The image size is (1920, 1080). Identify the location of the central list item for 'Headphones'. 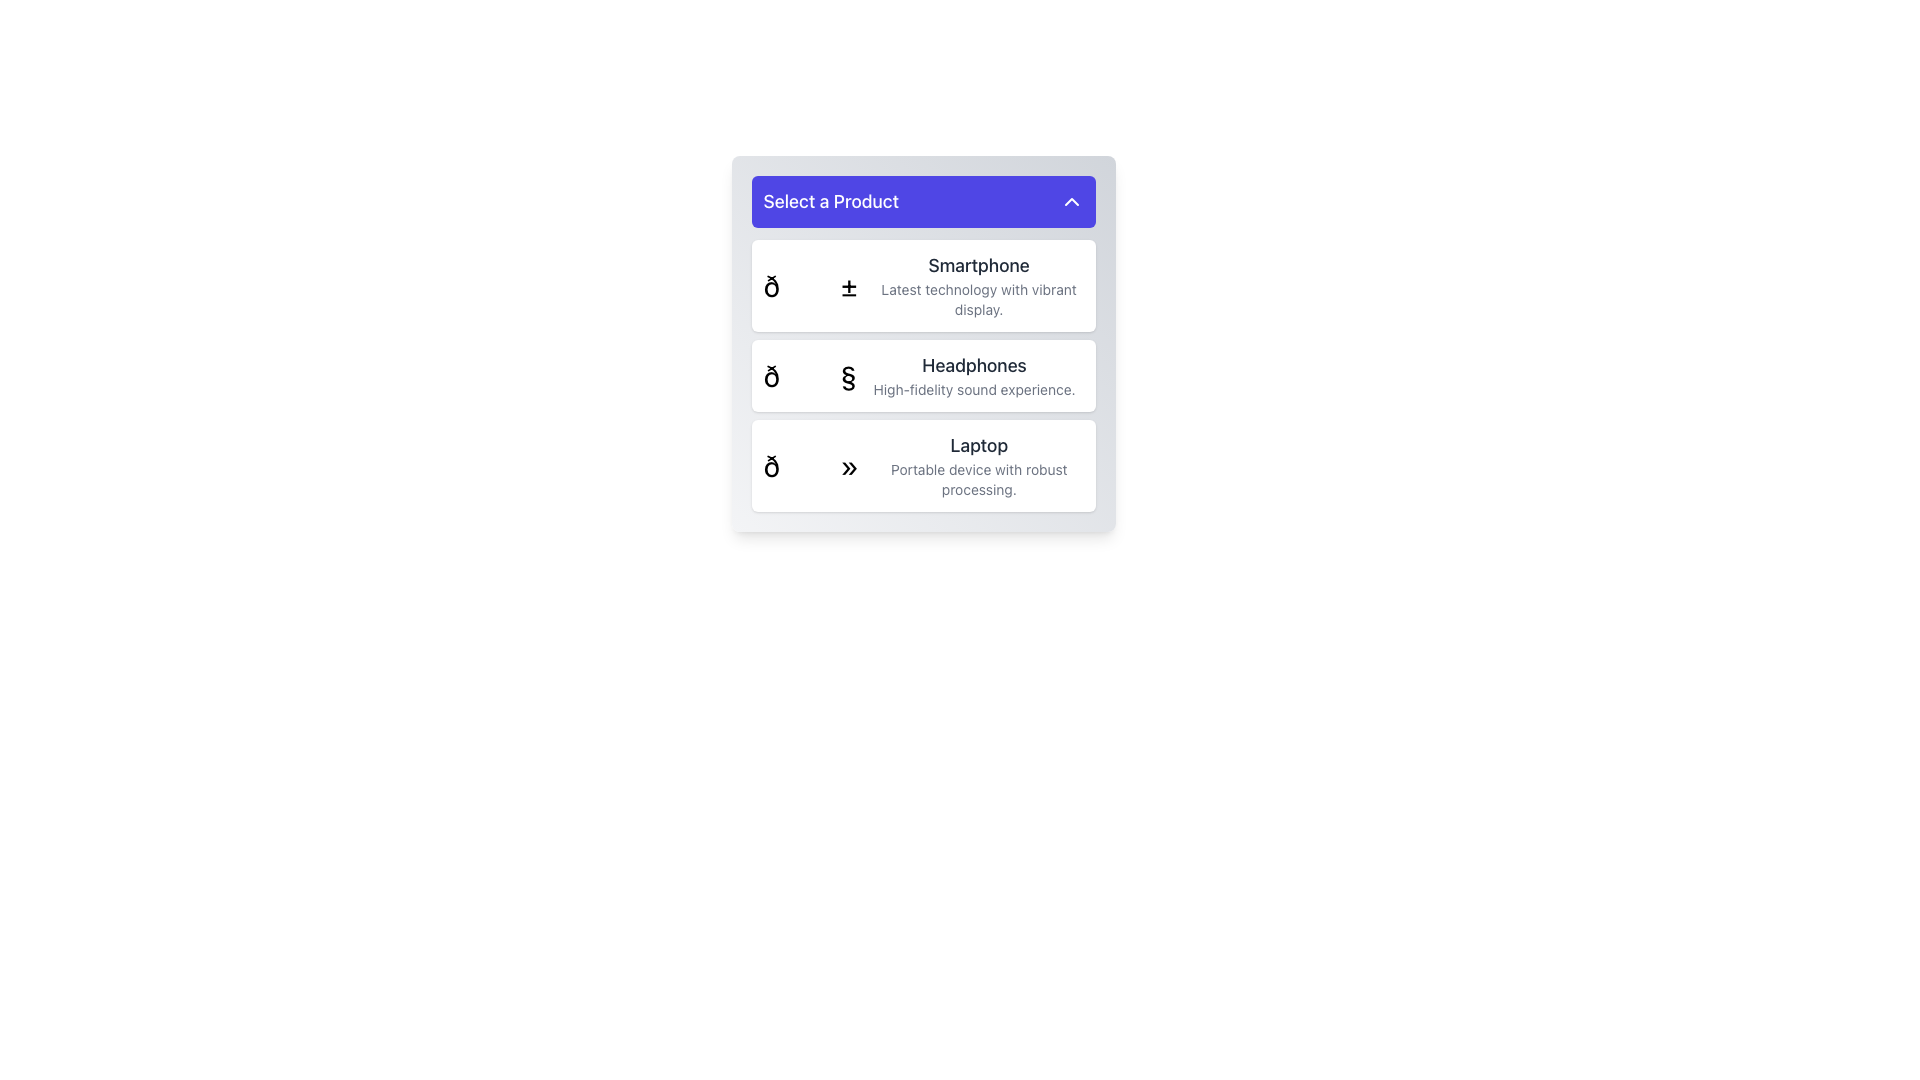
(974, 375).